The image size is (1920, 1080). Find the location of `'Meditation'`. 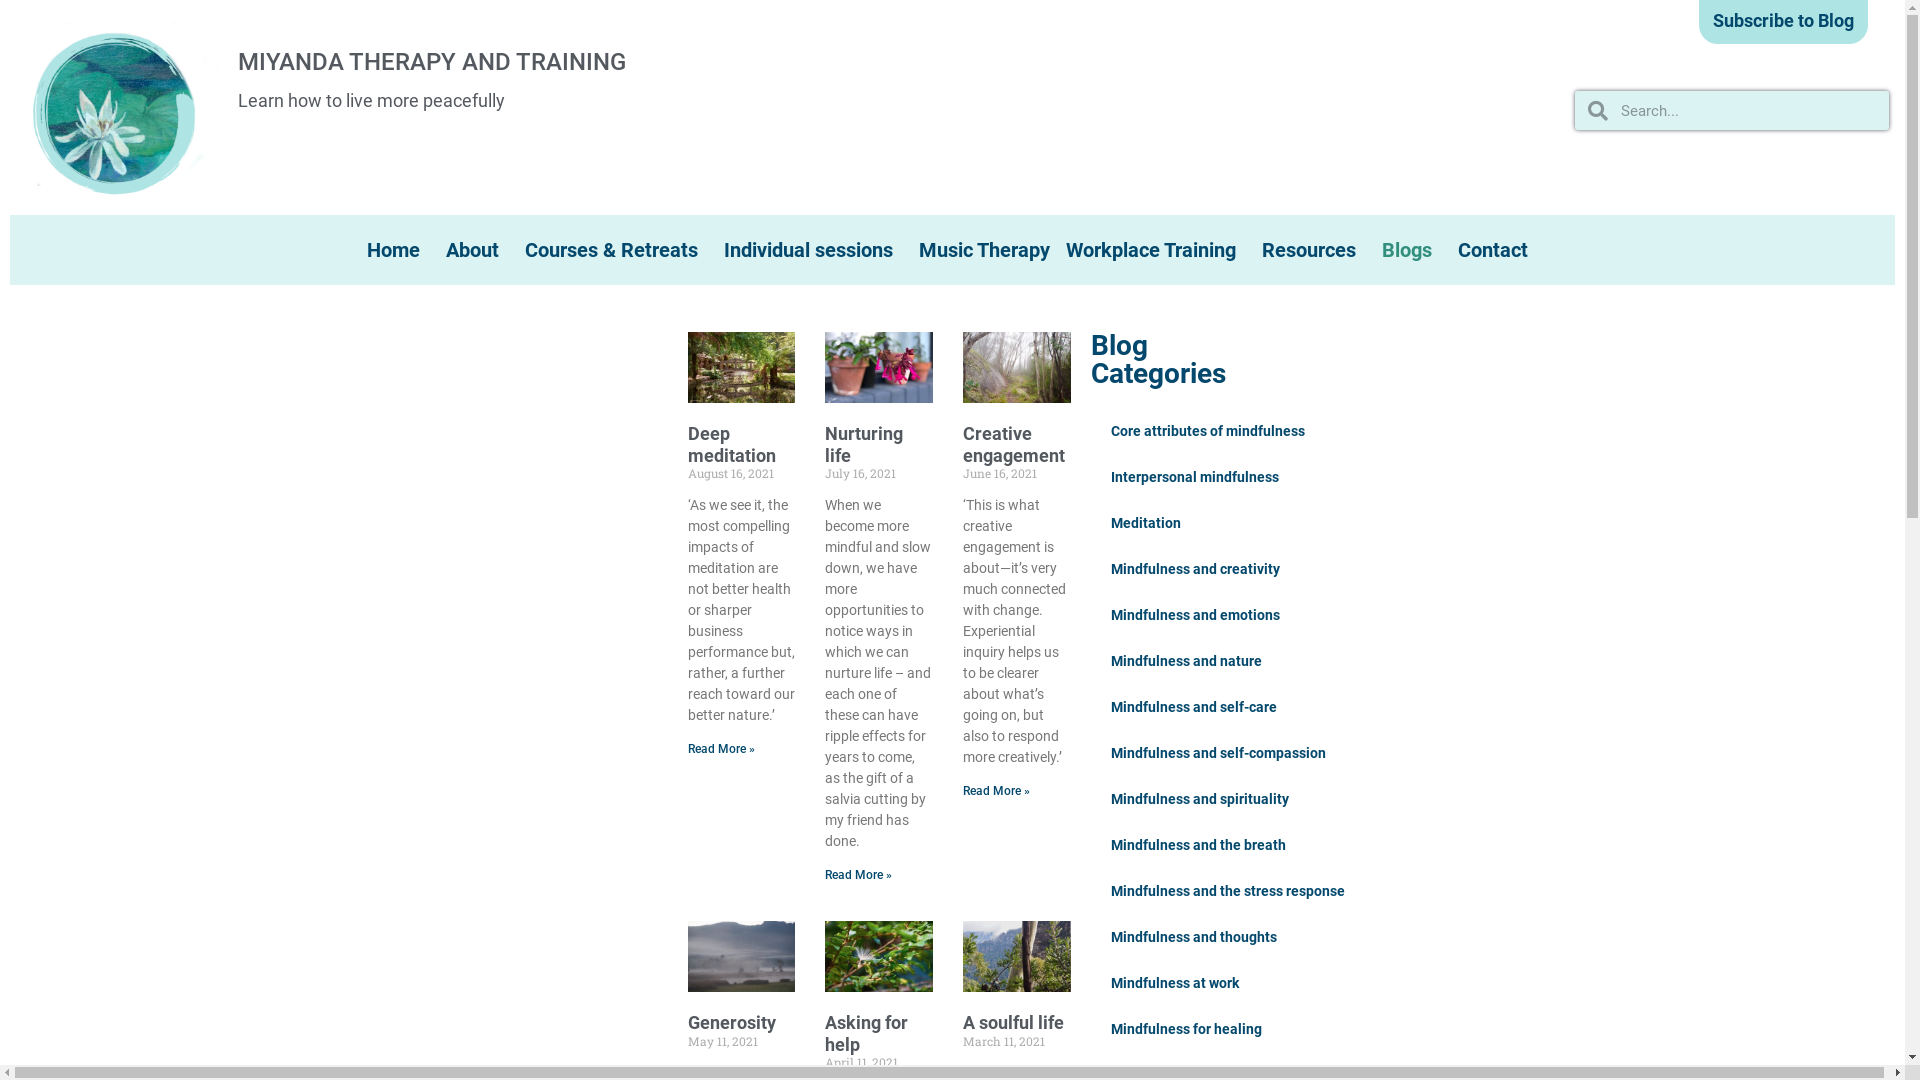

'Meditation' is located at coordinates (1146, 522).